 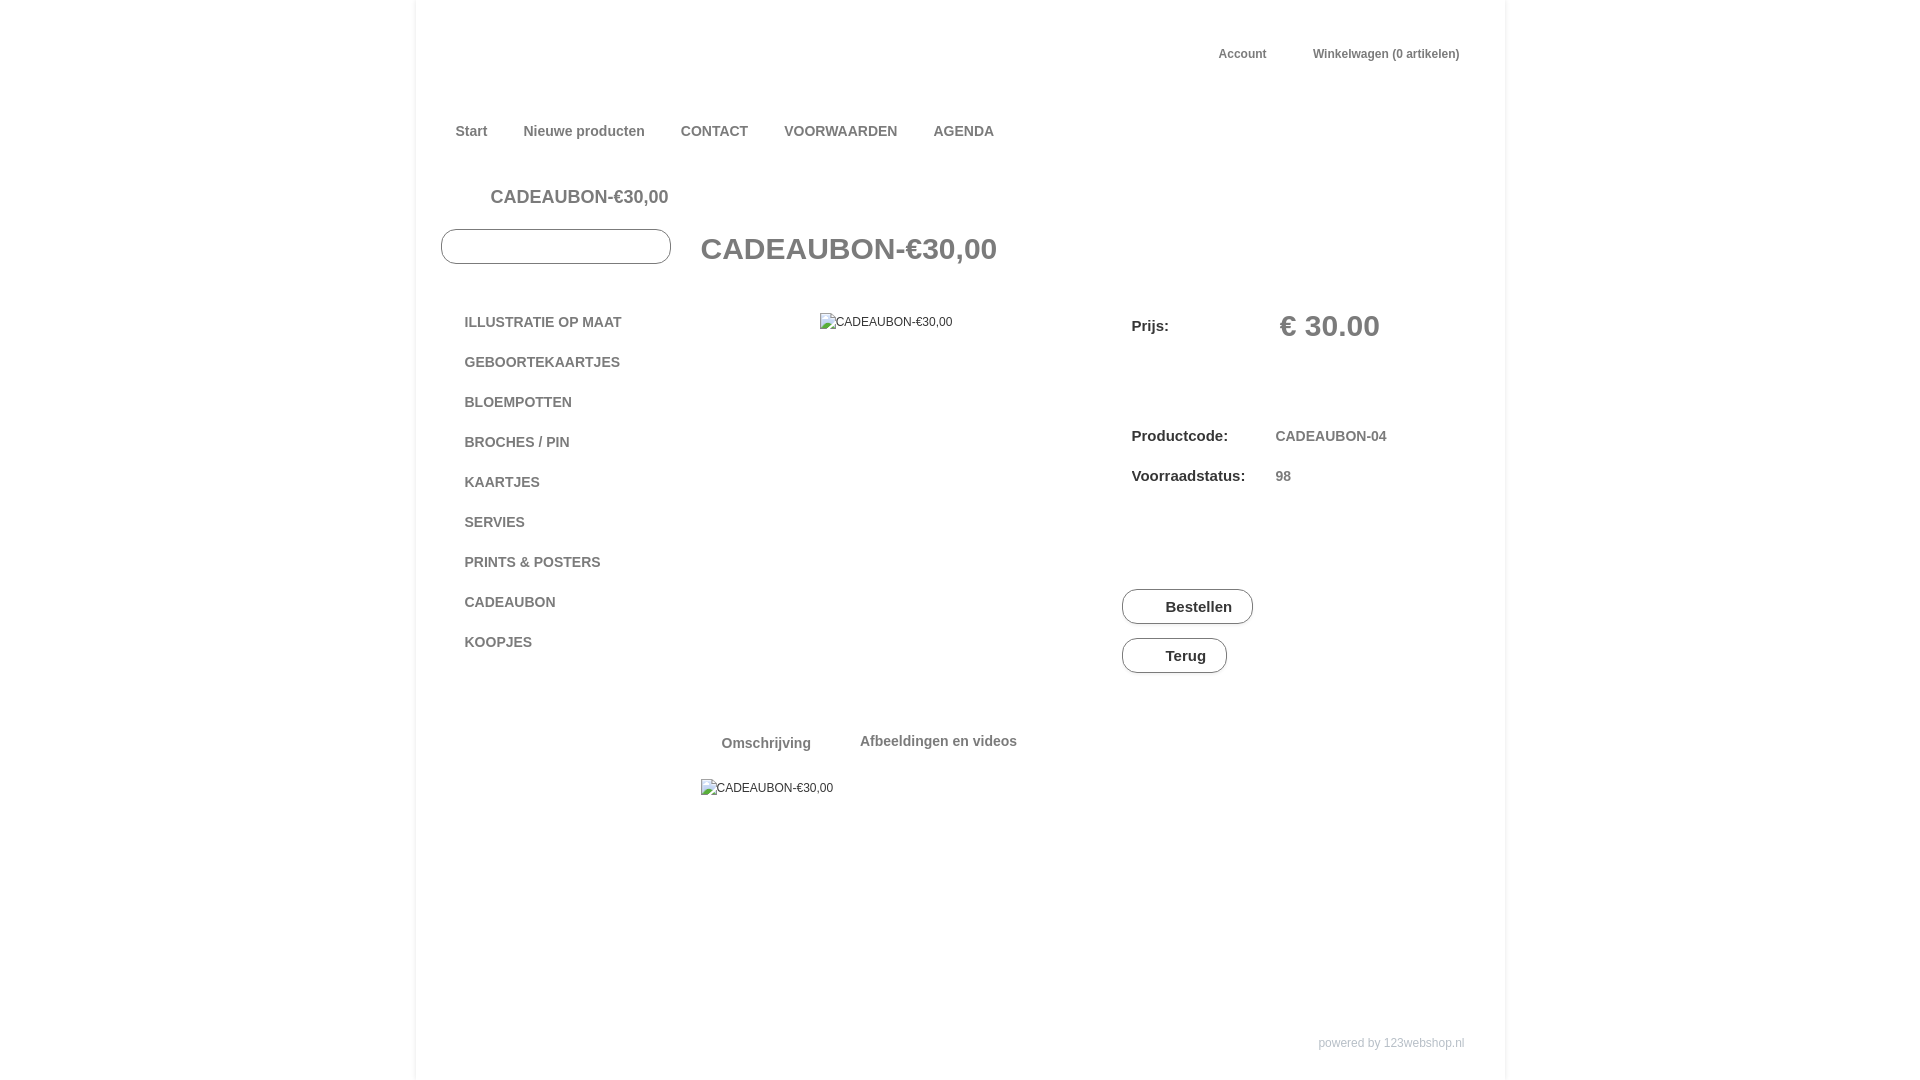 What do you see at coordinates (555, 520) in the screenshot?
I see `'SERVIES'` at bounding box center [555, 520].